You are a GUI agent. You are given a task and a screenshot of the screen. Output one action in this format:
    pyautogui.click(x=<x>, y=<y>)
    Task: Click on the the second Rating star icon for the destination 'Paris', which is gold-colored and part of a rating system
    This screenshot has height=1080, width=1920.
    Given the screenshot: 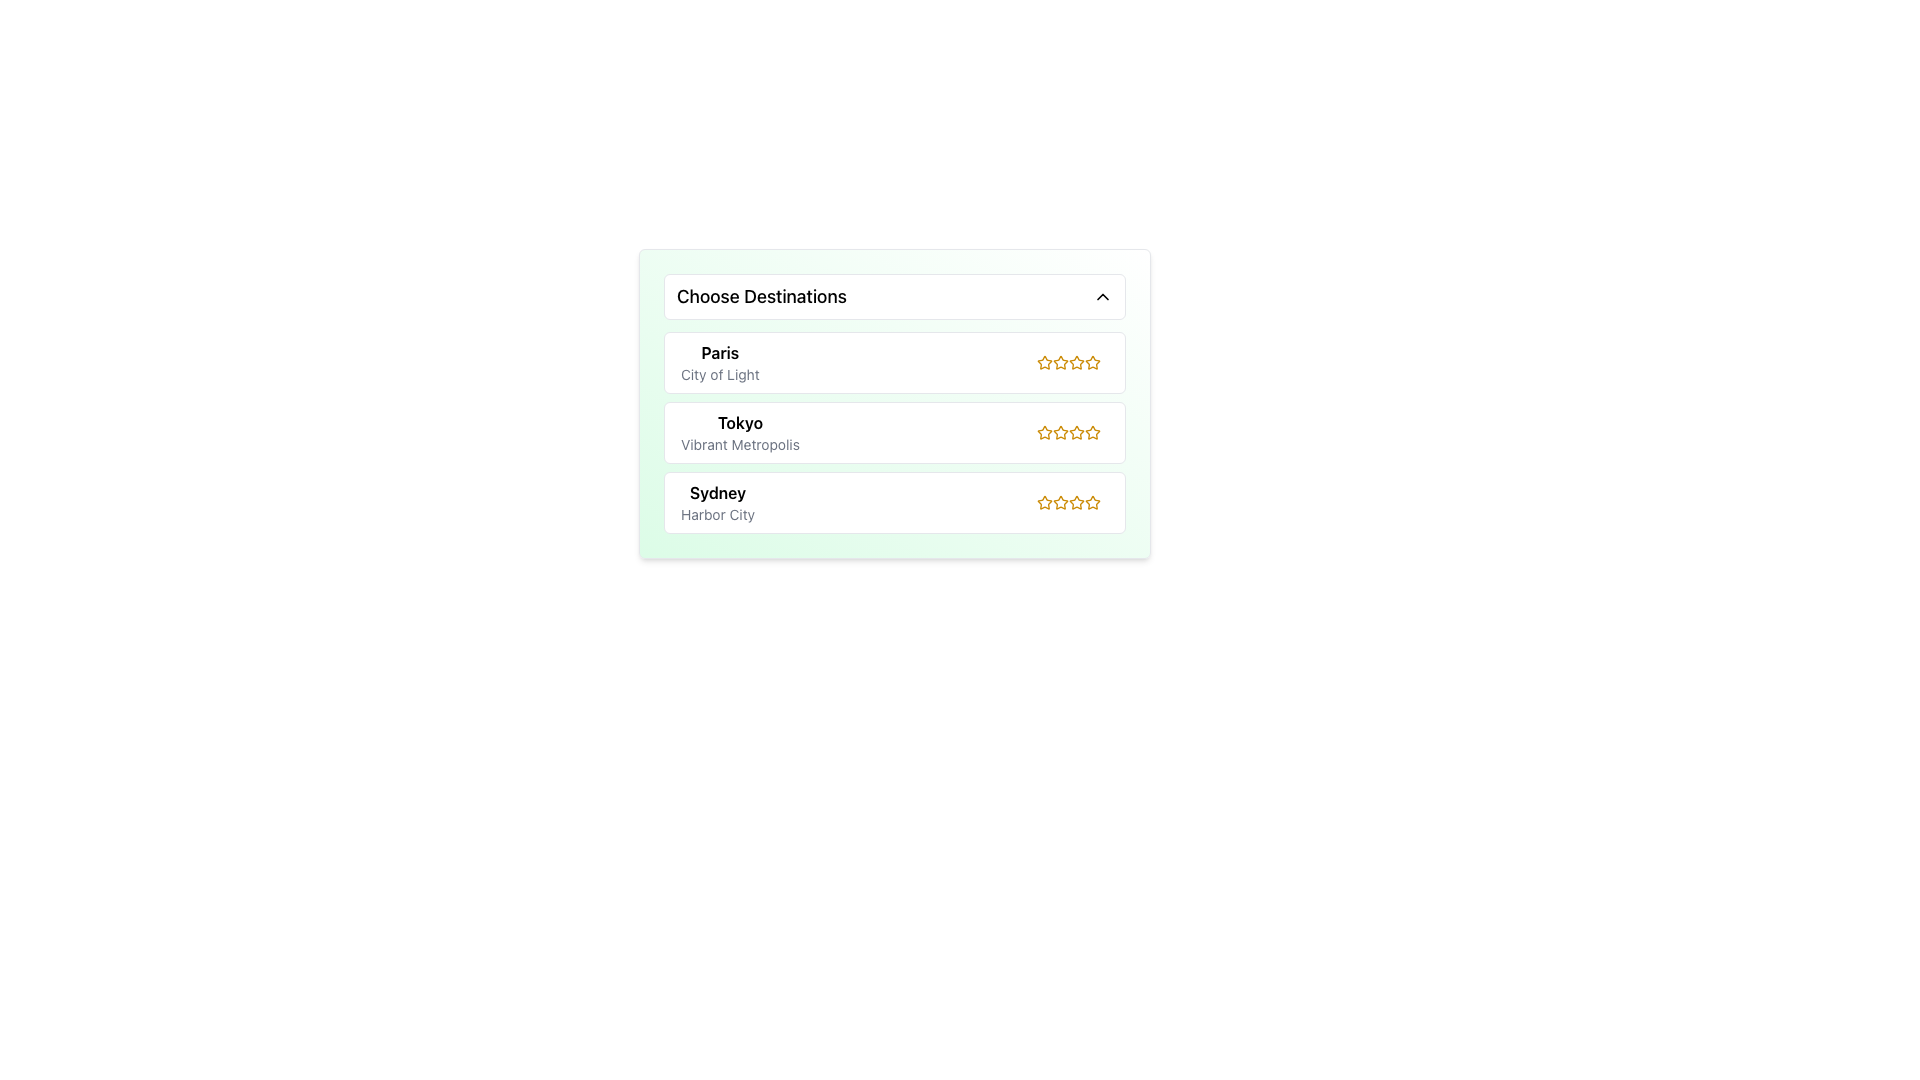 What is the action you would take?
    pyautogui.click(x=1075, y=362)
    